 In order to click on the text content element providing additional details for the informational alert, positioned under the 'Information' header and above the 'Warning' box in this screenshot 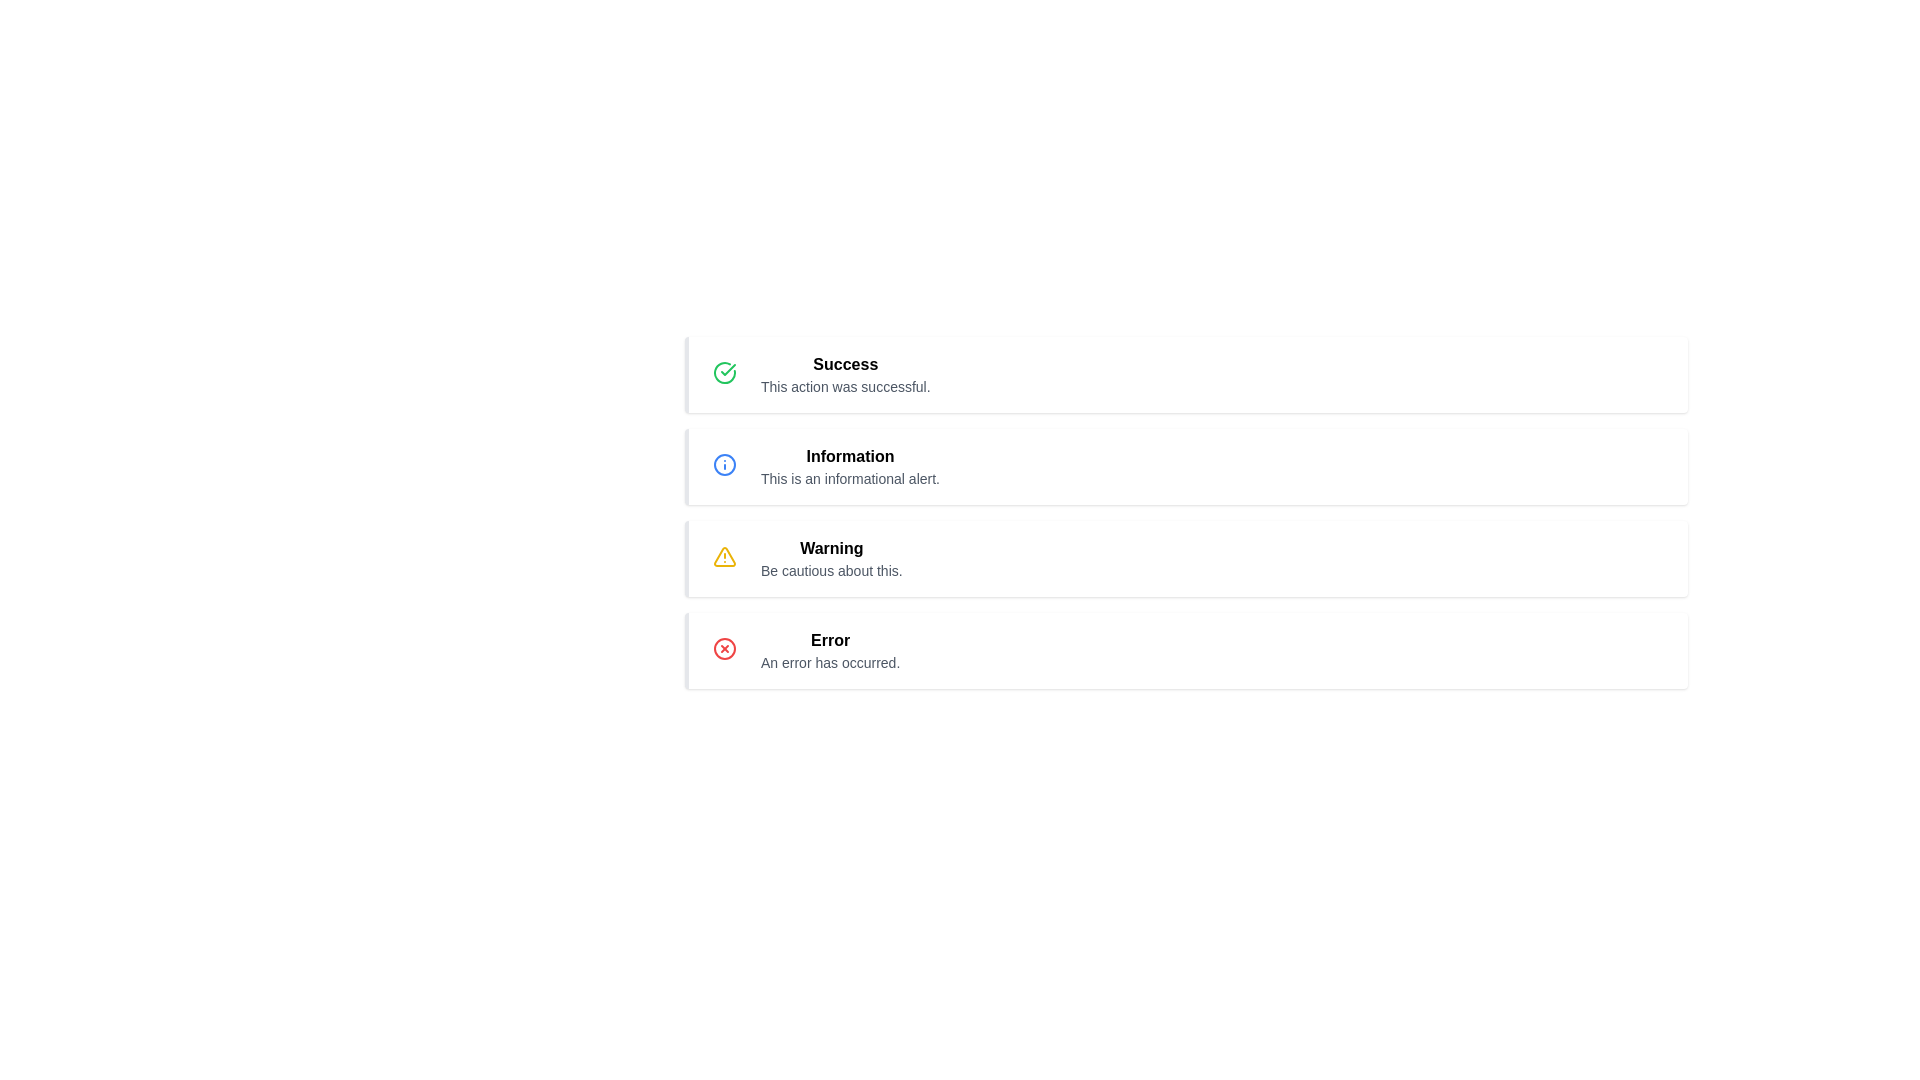, I will do `click(850, 466)`.